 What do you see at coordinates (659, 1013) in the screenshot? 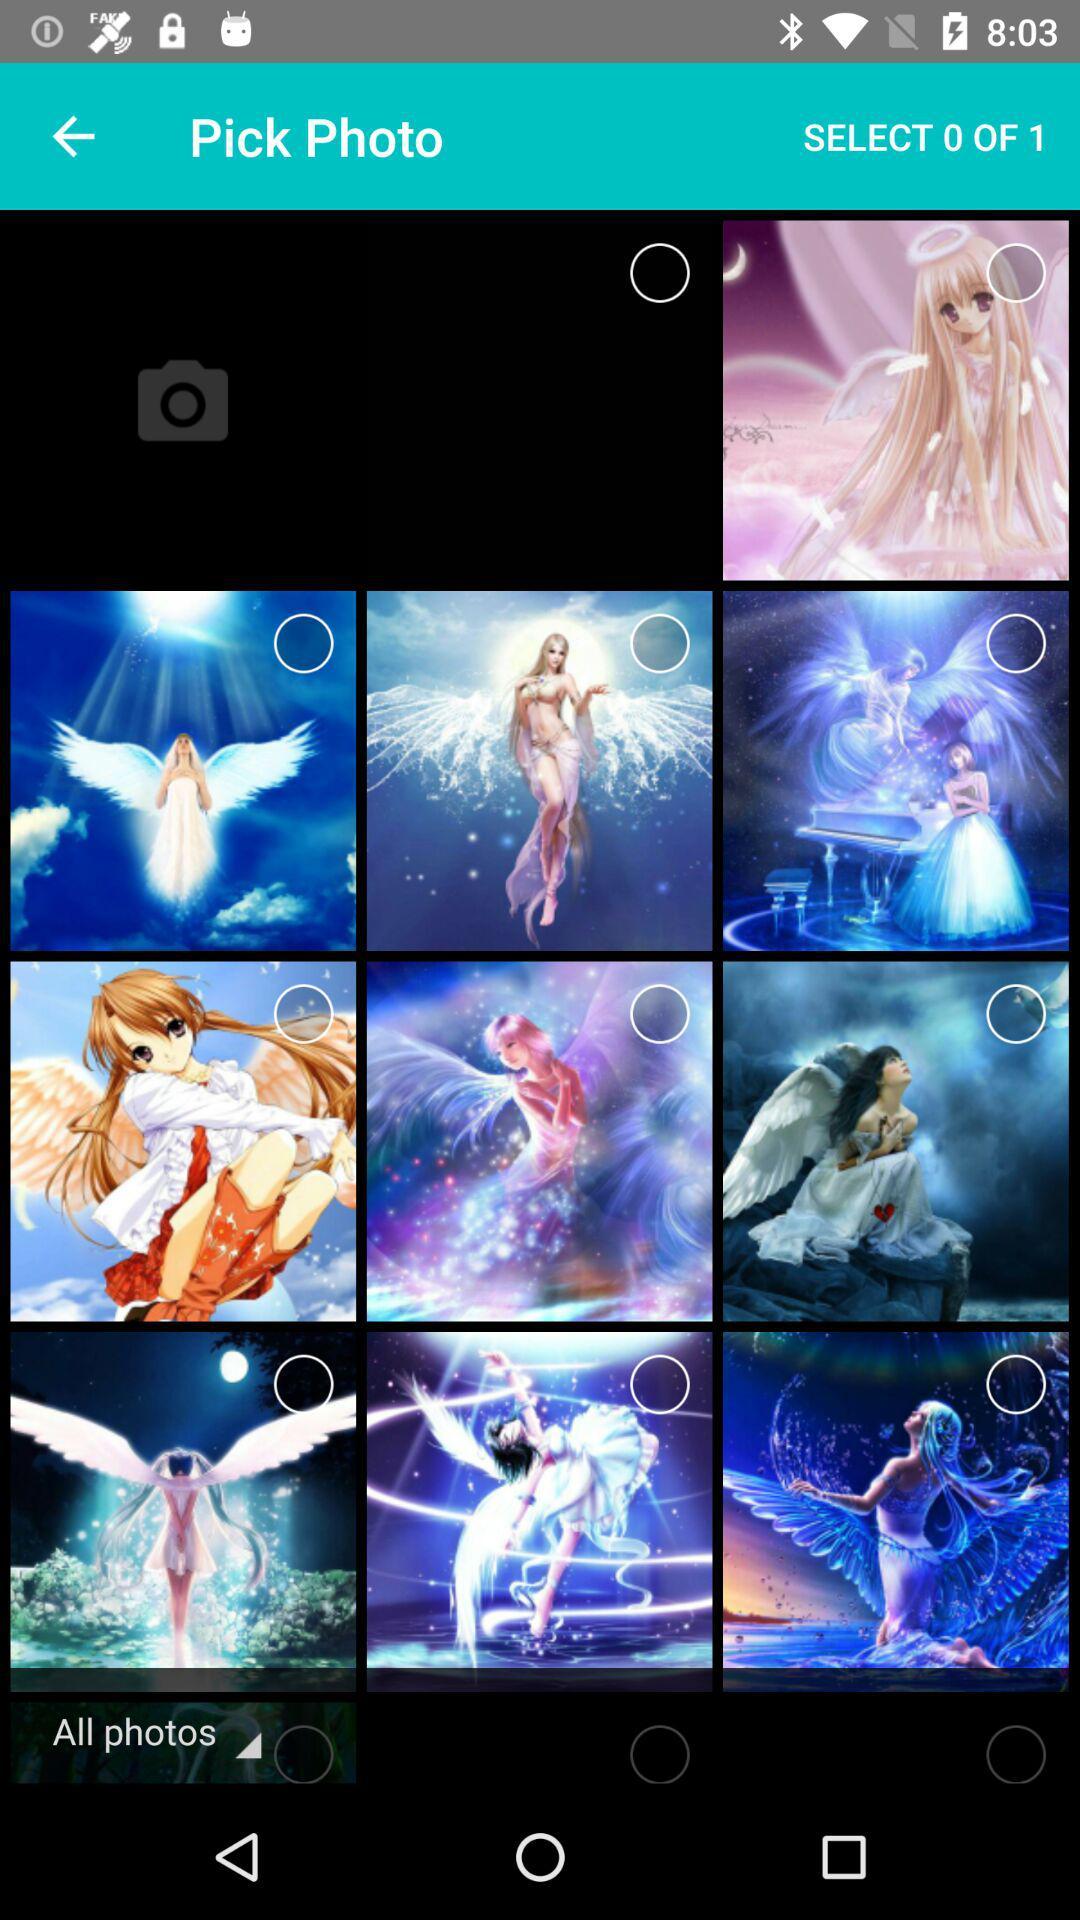
I see `a photo option` at bounding box center [659, 1013].